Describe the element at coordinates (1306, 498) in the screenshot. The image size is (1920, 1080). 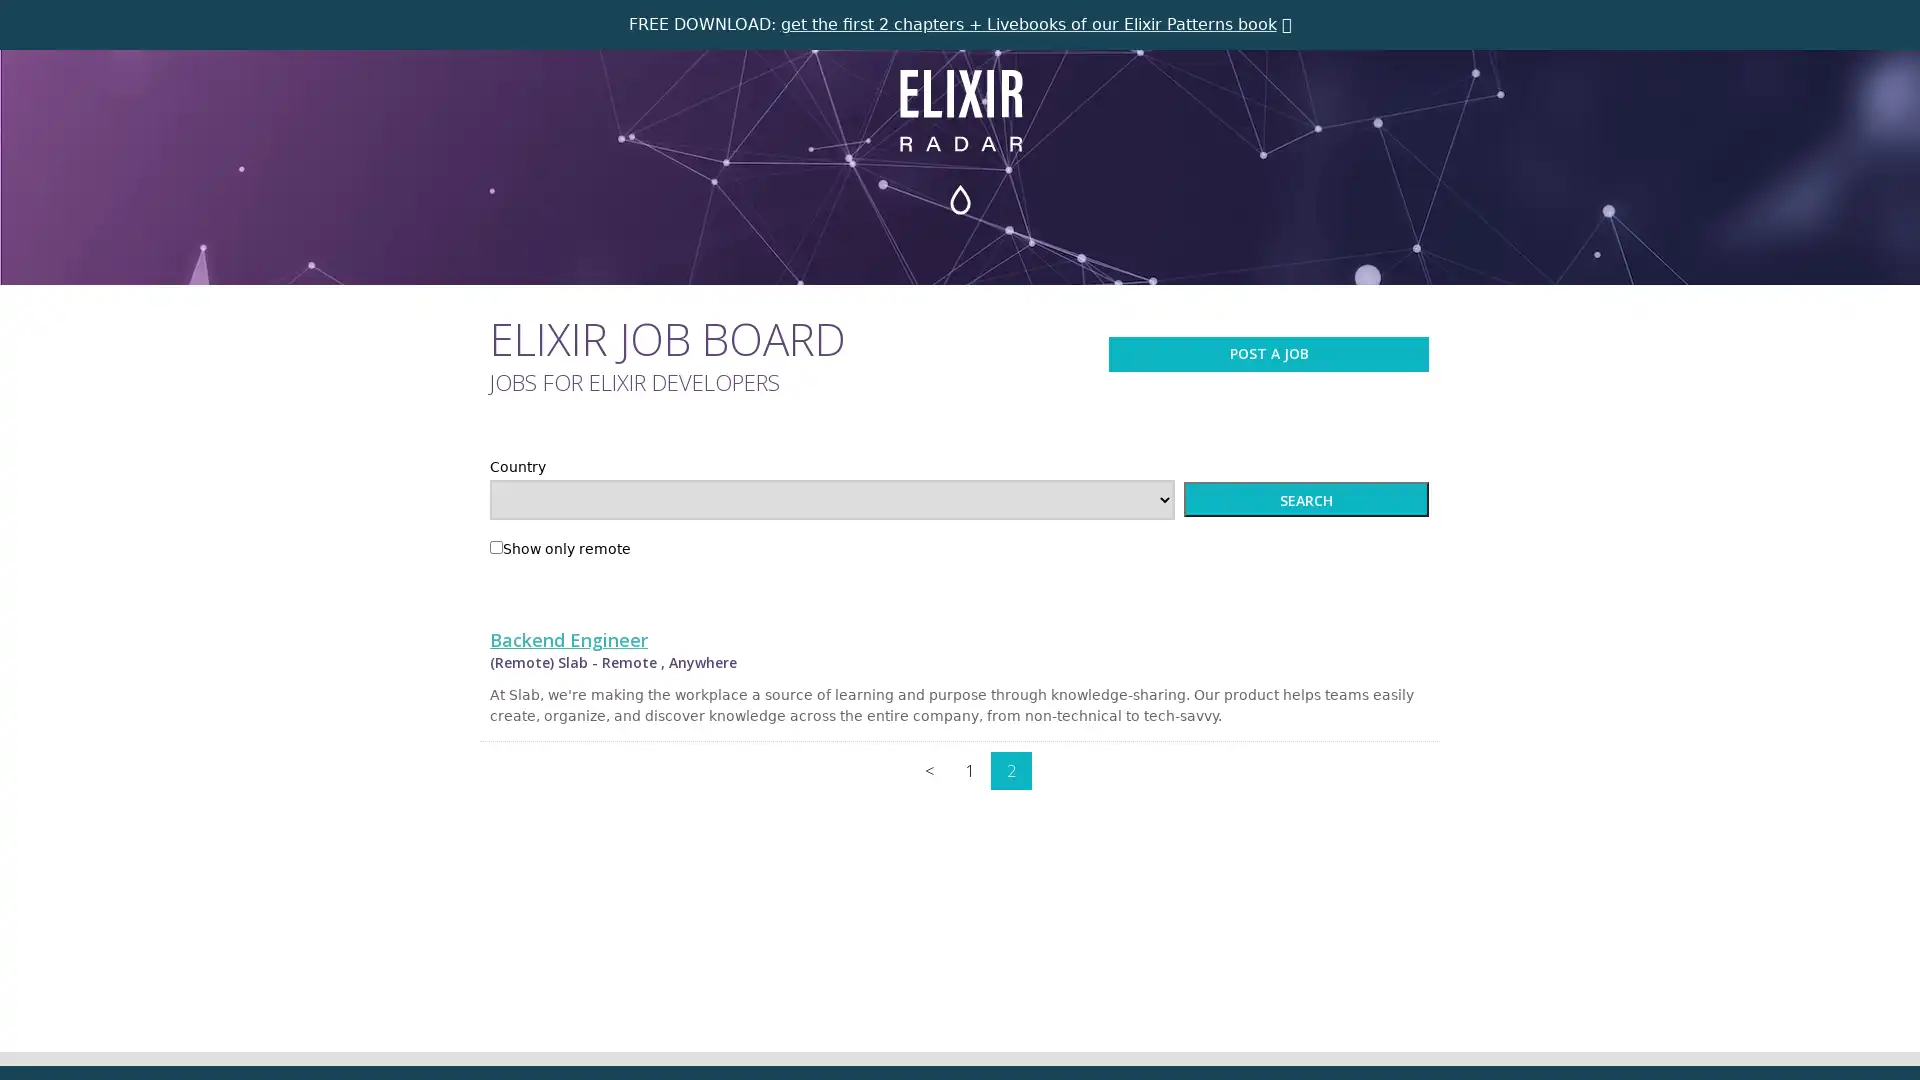
I see `SEARCH` at that location.